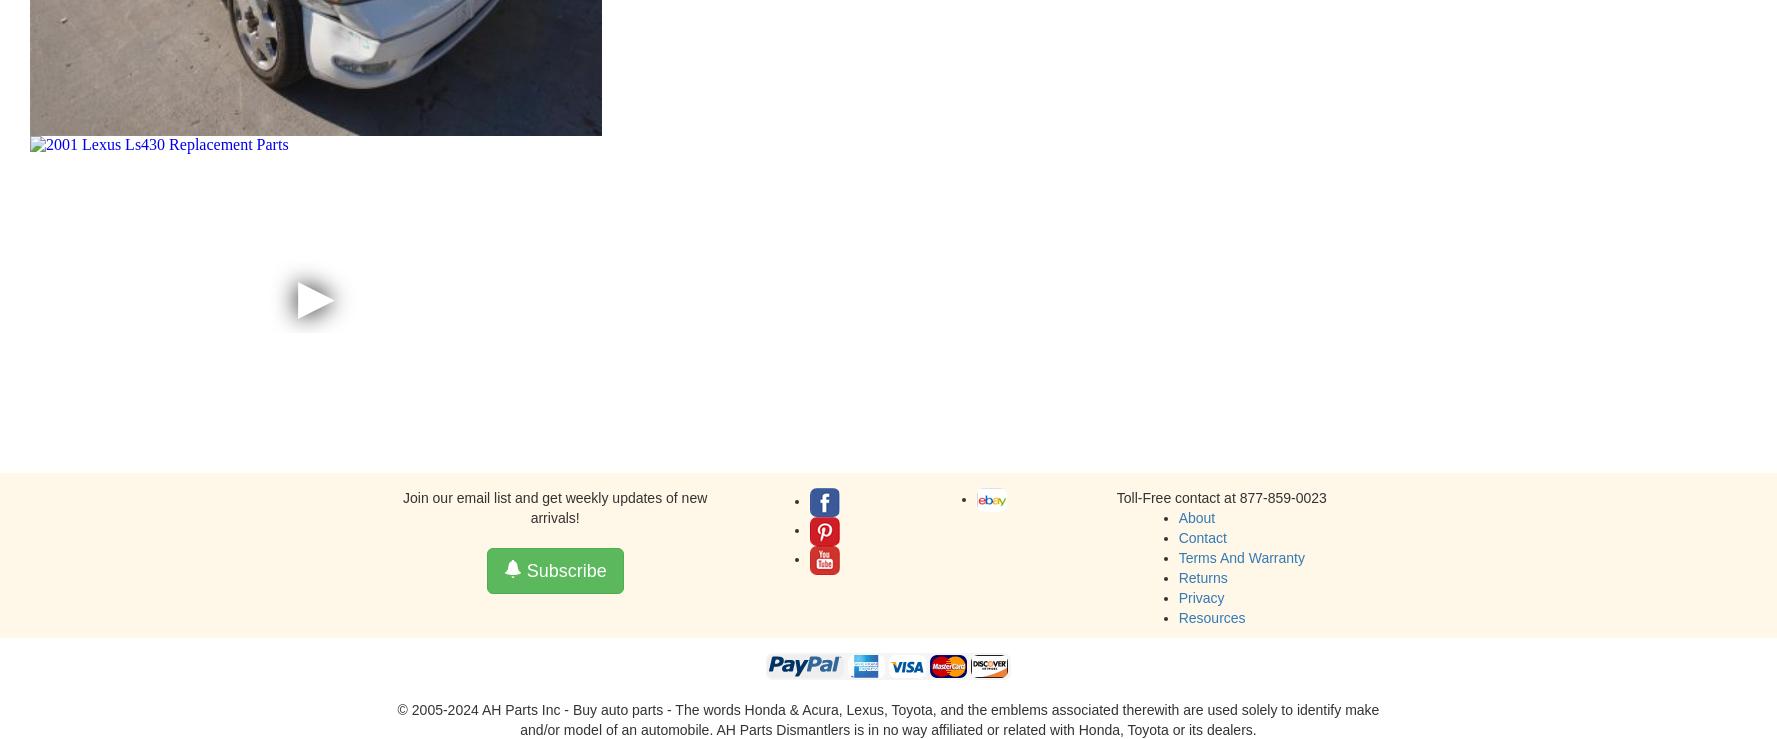 Image resolution: width=1777 pixels, height=739 pixels. Describe the element at coordinates (1202, 577) in the screenshot. I see `'Returns'` at that location.